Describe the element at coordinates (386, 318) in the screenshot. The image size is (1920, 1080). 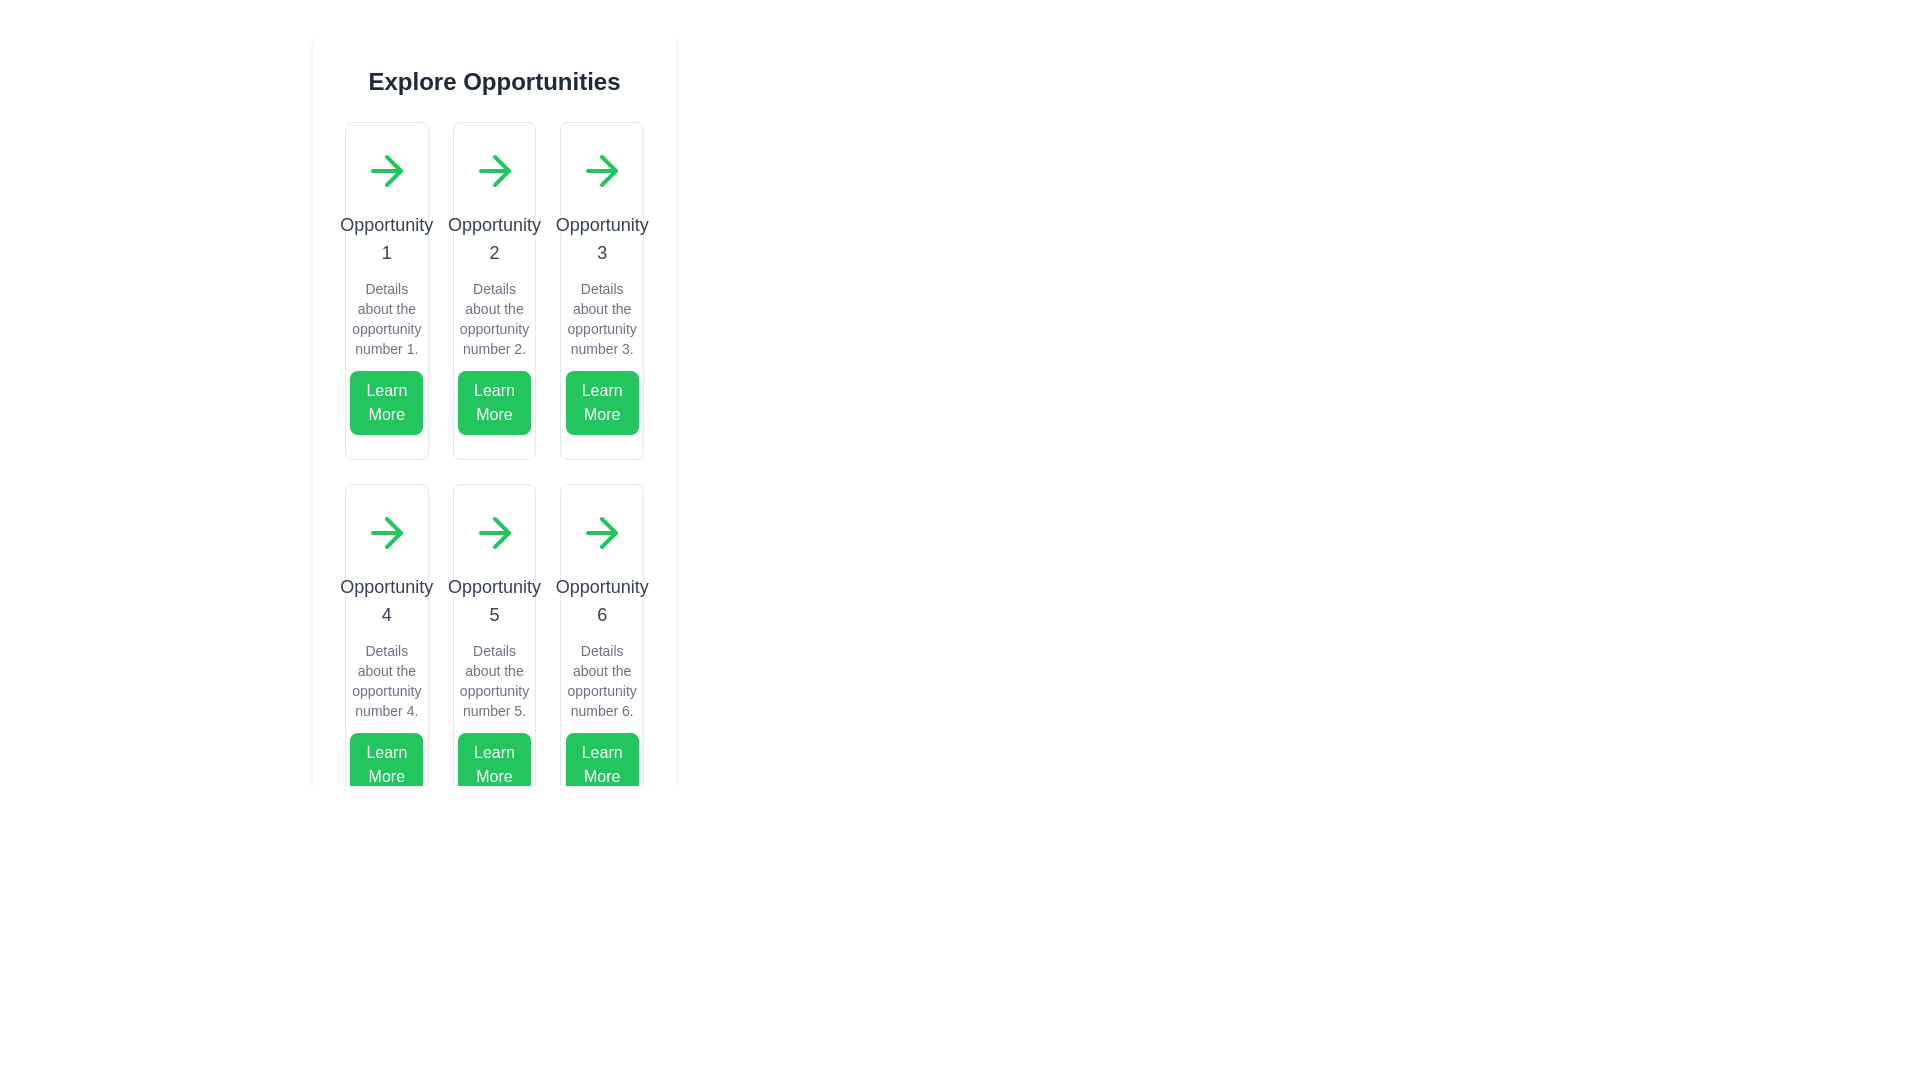
I see `the text block displaying 'Details about the opportunity number 1.' which is located below the 'Opportunity 1' header and above the 'Learn More' button` at that location.